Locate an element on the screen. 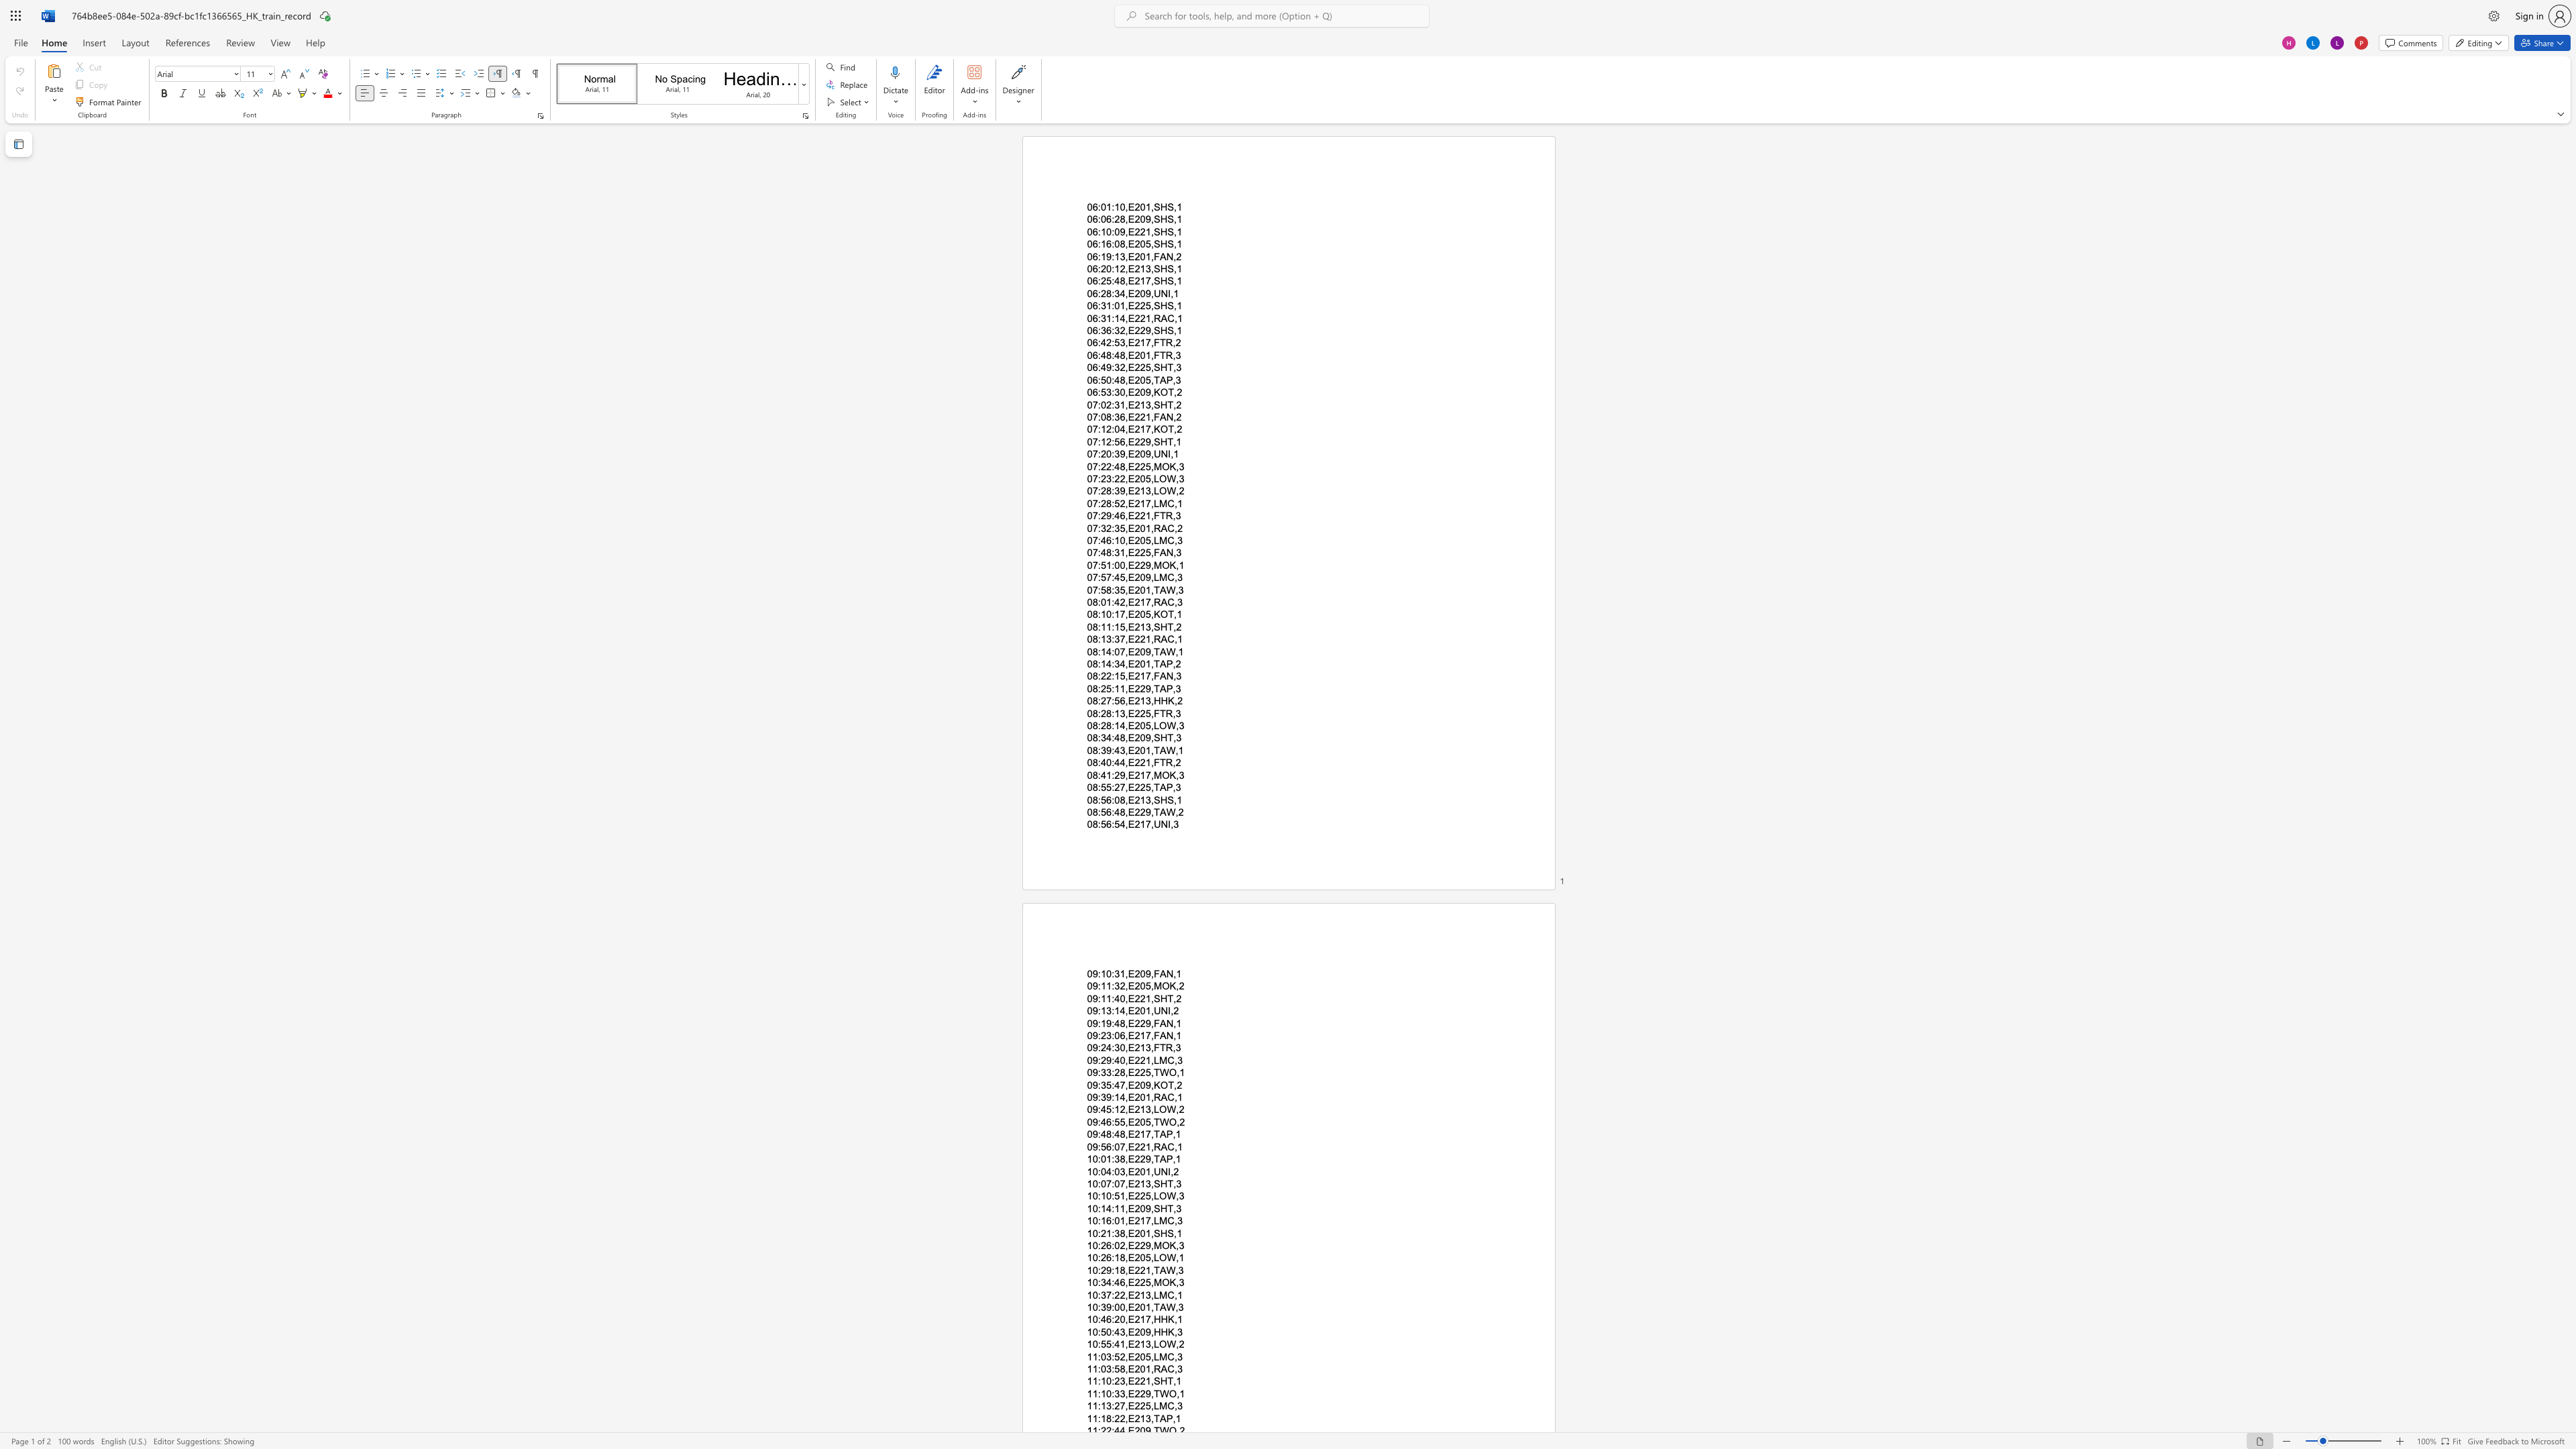 This screenshot has height=1449, width=2576. the subset text ":10,E2" within the text "06:01:10,E201,SHS,1" is located at coordinates (1111, 207).